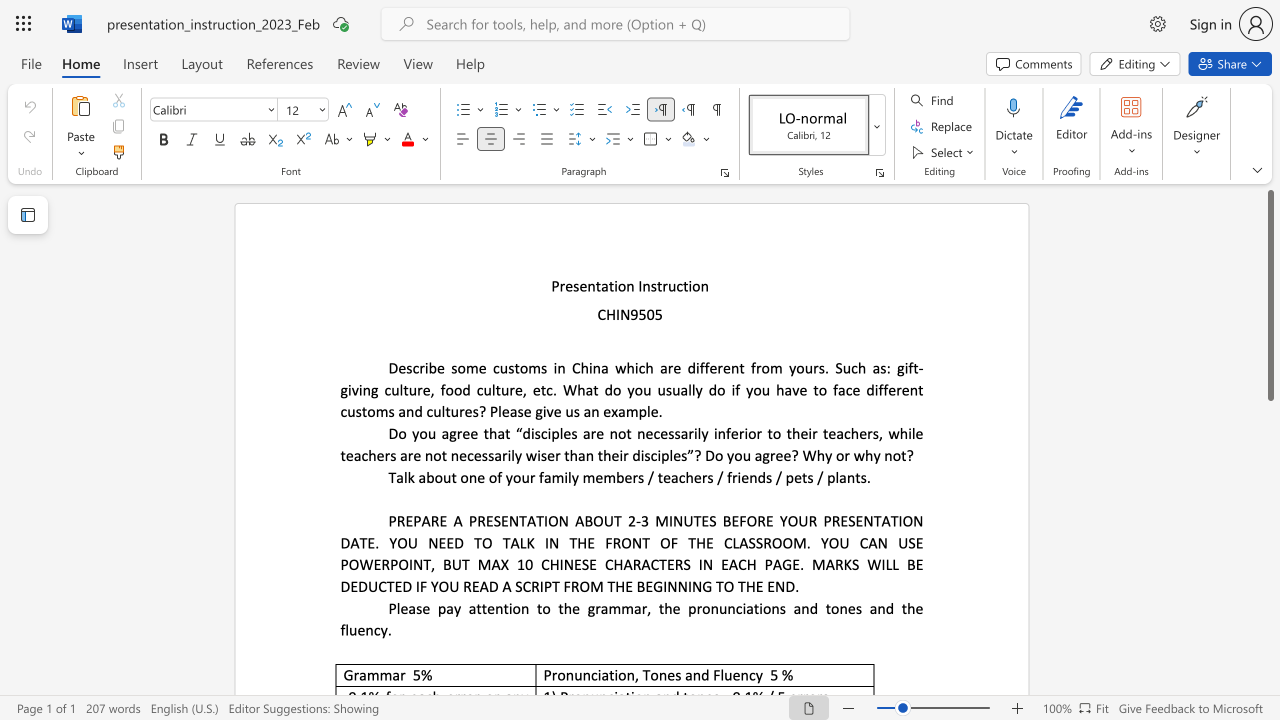 The image size is (1280, 720). What do you see at coordinates (1269, 418) in the screenshot?
I see `the scrollbar on the right` at bounding box center [1269, 418].